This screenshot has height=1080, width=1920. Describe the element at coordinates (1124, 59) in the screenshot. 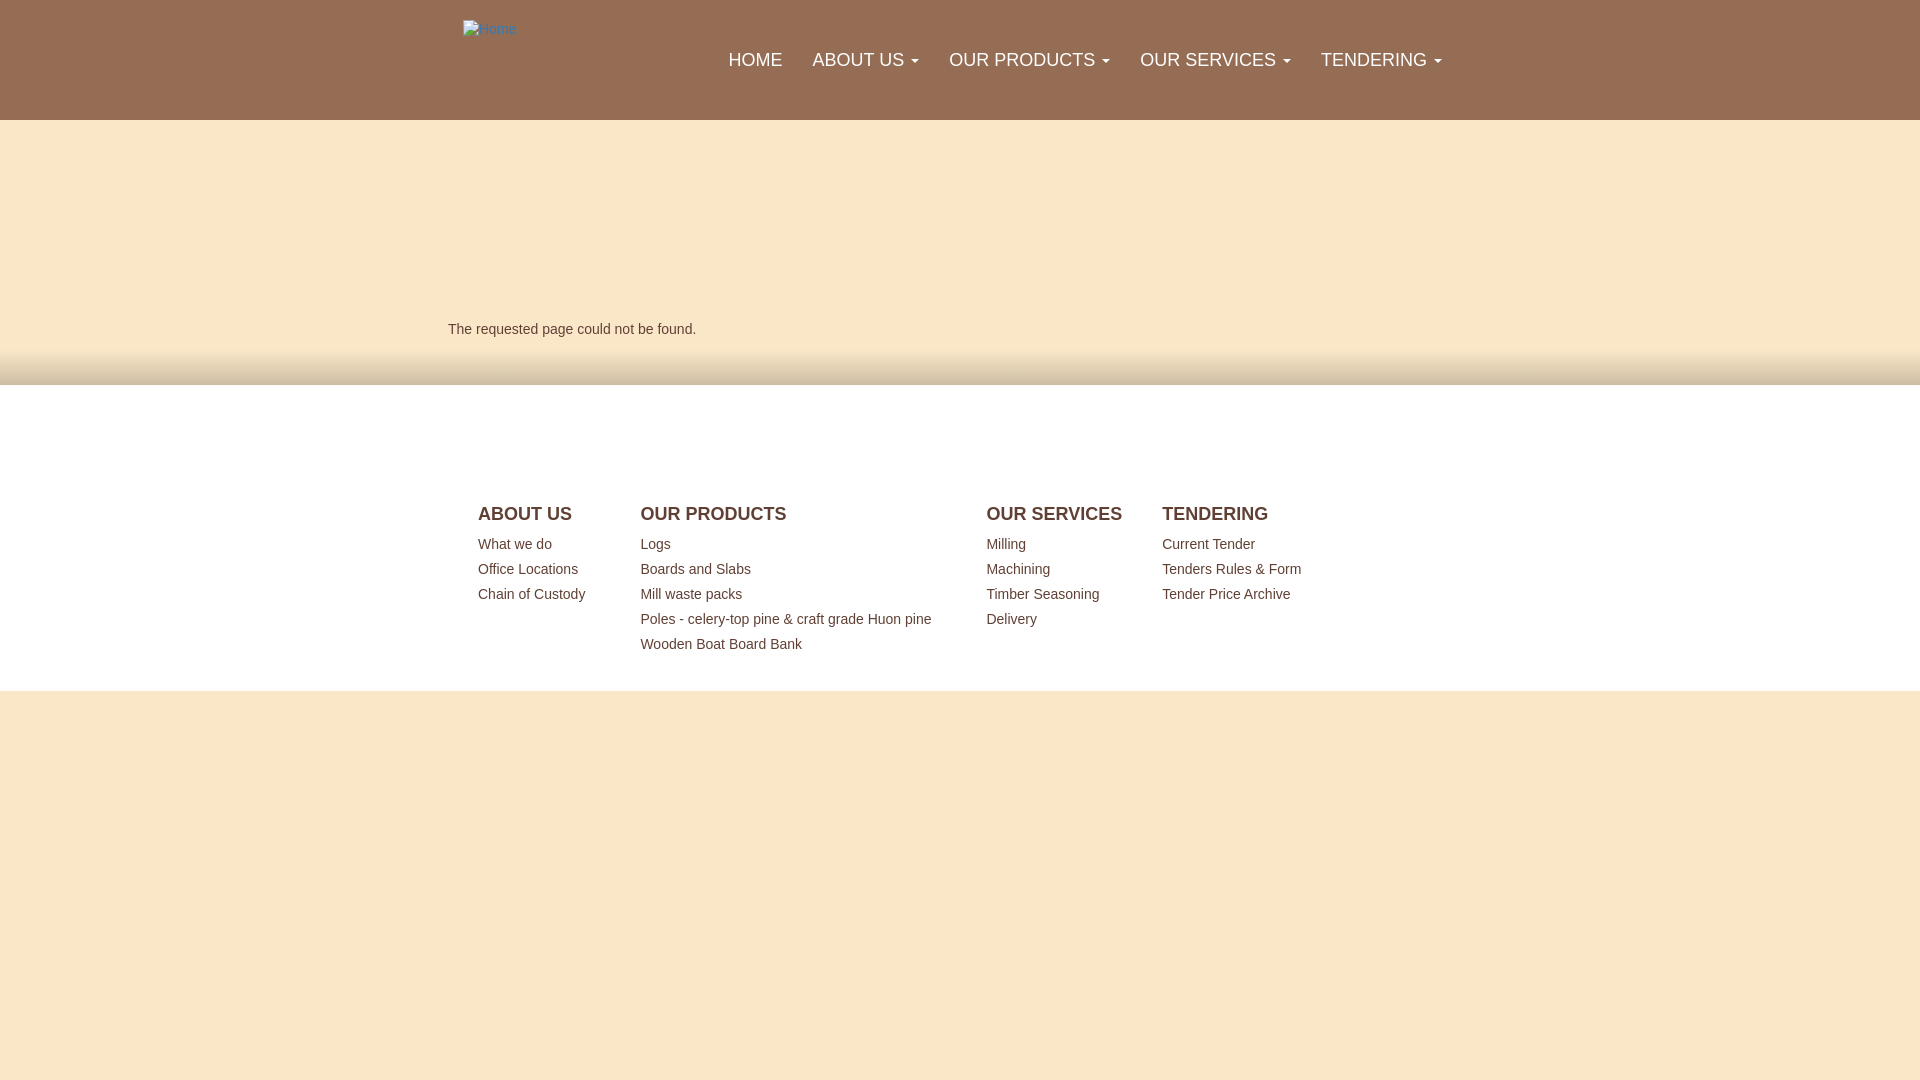

I see `'OUR SERVICES'` at that location.